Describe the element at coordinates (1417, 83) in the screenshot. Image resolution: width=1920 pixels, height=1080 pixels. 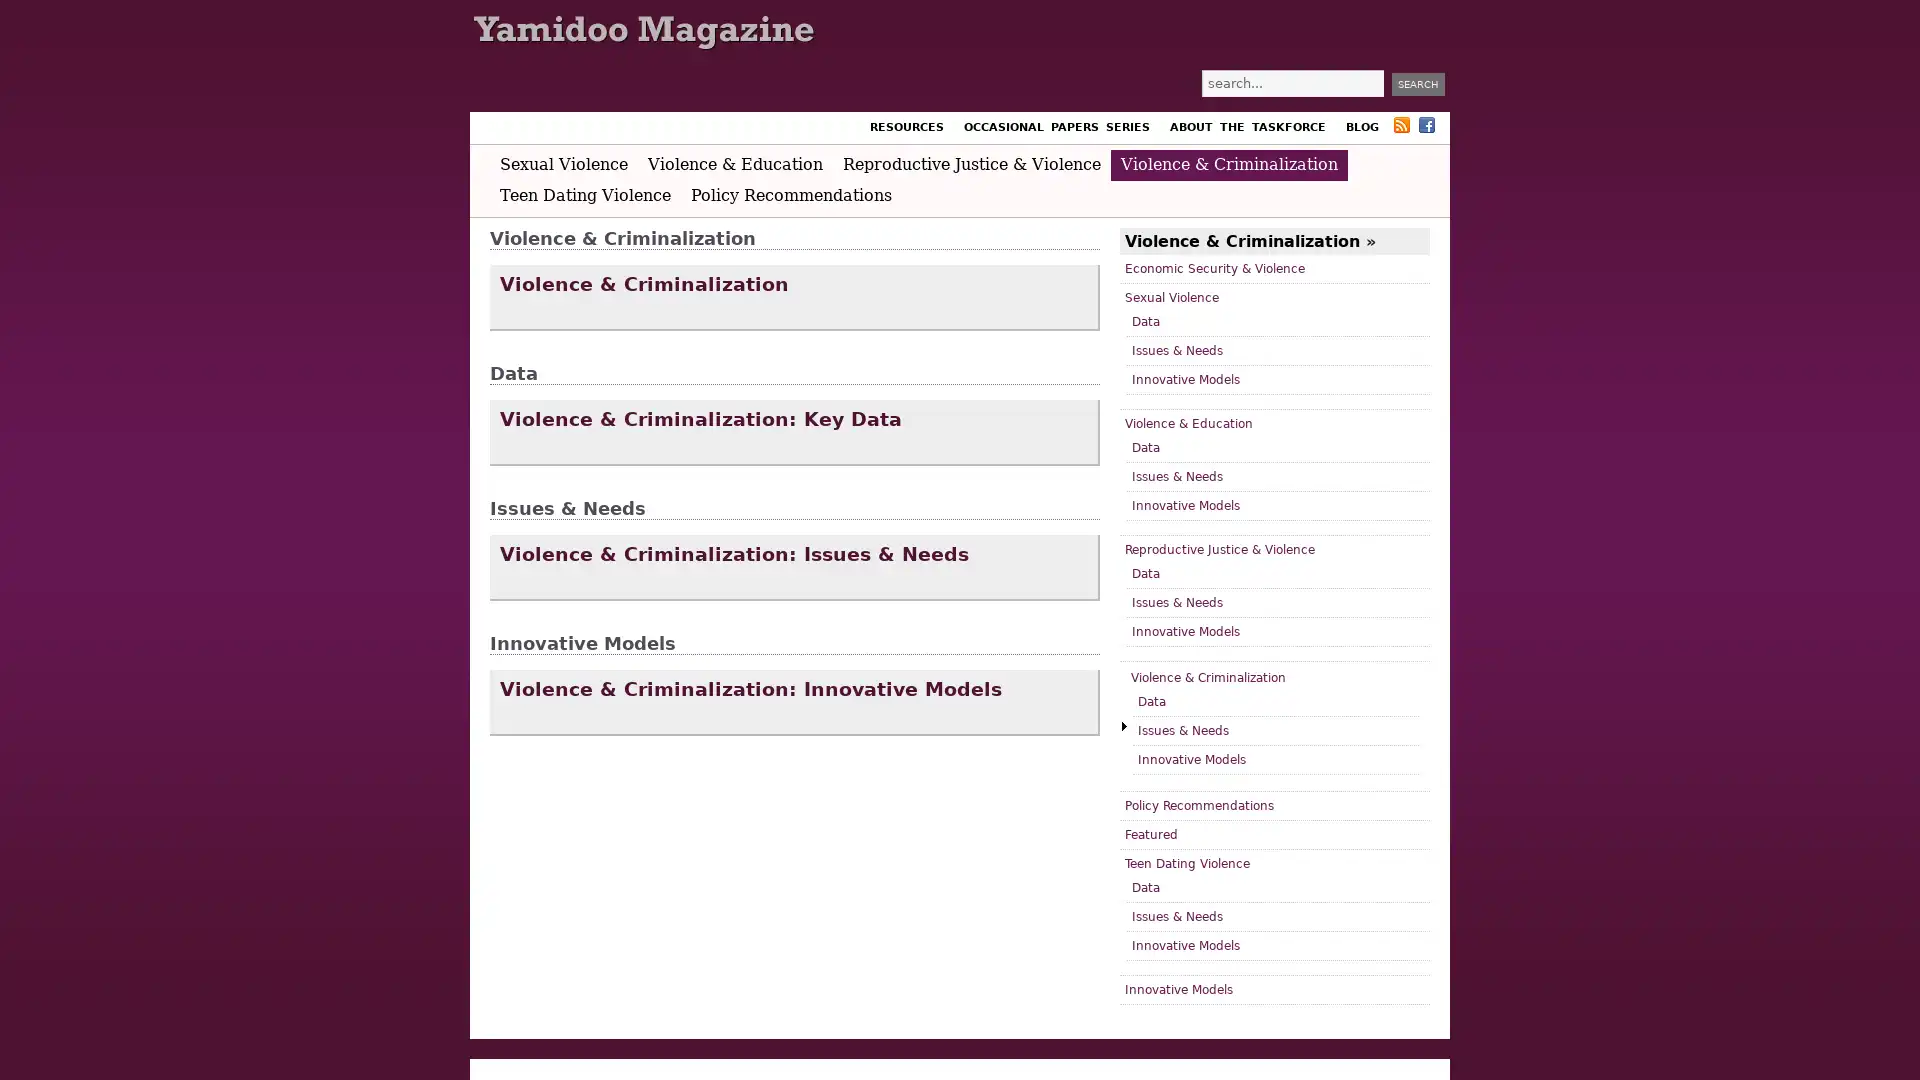
I see `Search` at that location.